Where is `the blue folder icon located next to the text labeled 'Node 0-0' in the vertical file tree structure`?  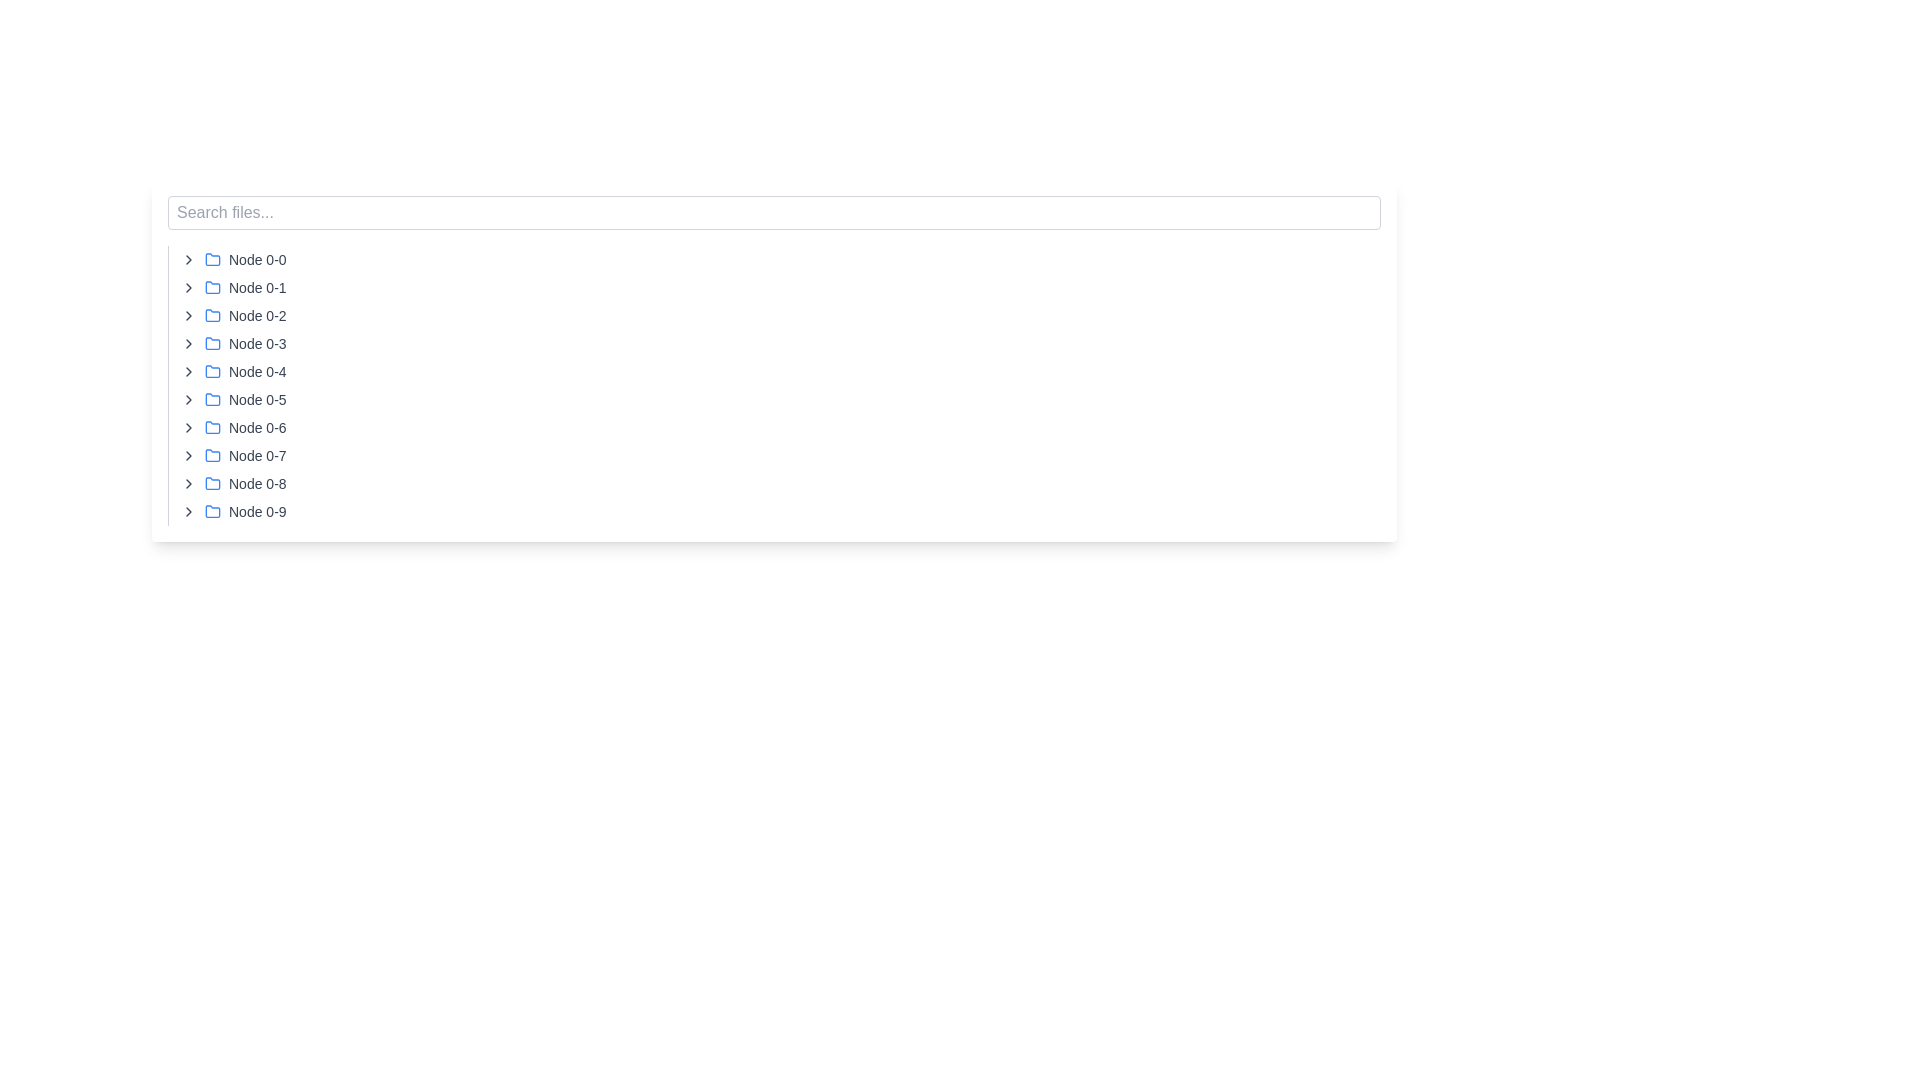 the blue folder icon located next to the text labeled 'Node 0-0' in the vertical file tree structure is located at coordinates (212, 257).